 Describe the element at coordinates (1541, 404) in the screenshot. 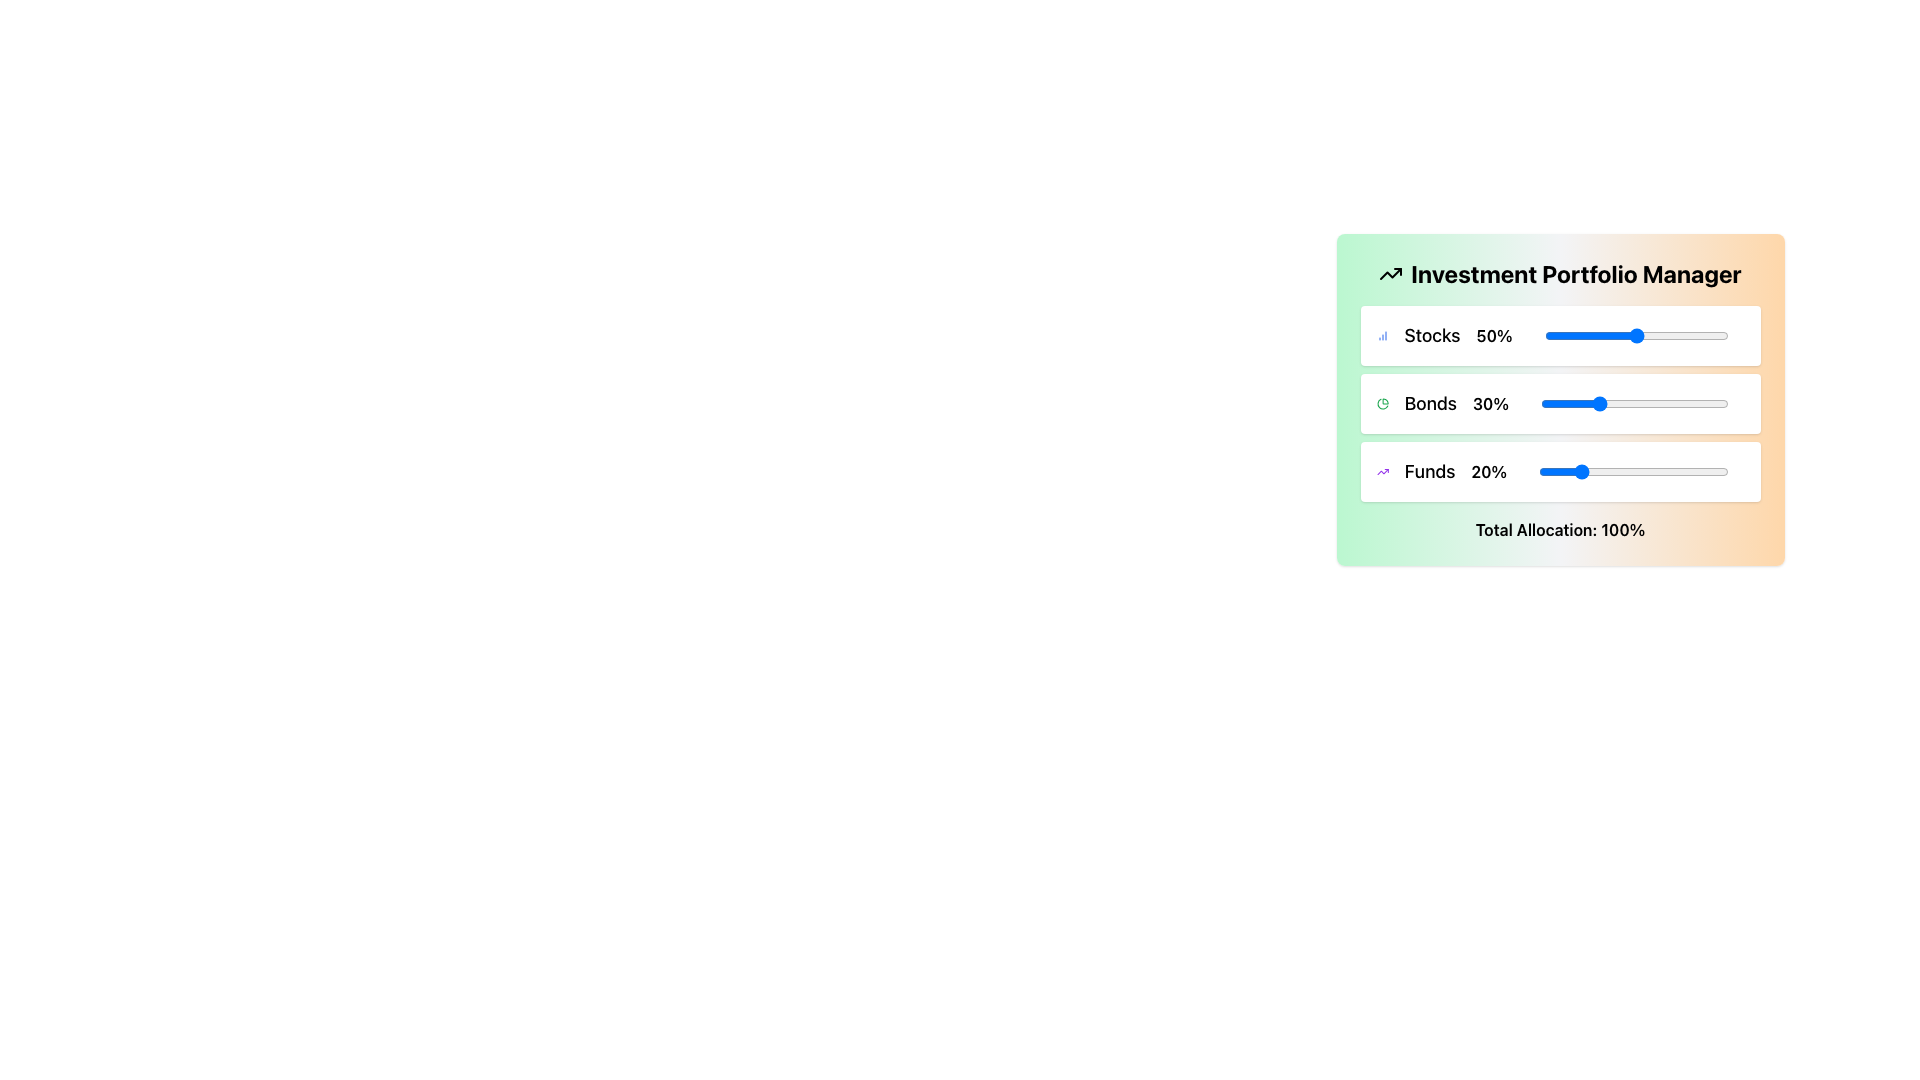

I see `the Bonds slider value` at that location.